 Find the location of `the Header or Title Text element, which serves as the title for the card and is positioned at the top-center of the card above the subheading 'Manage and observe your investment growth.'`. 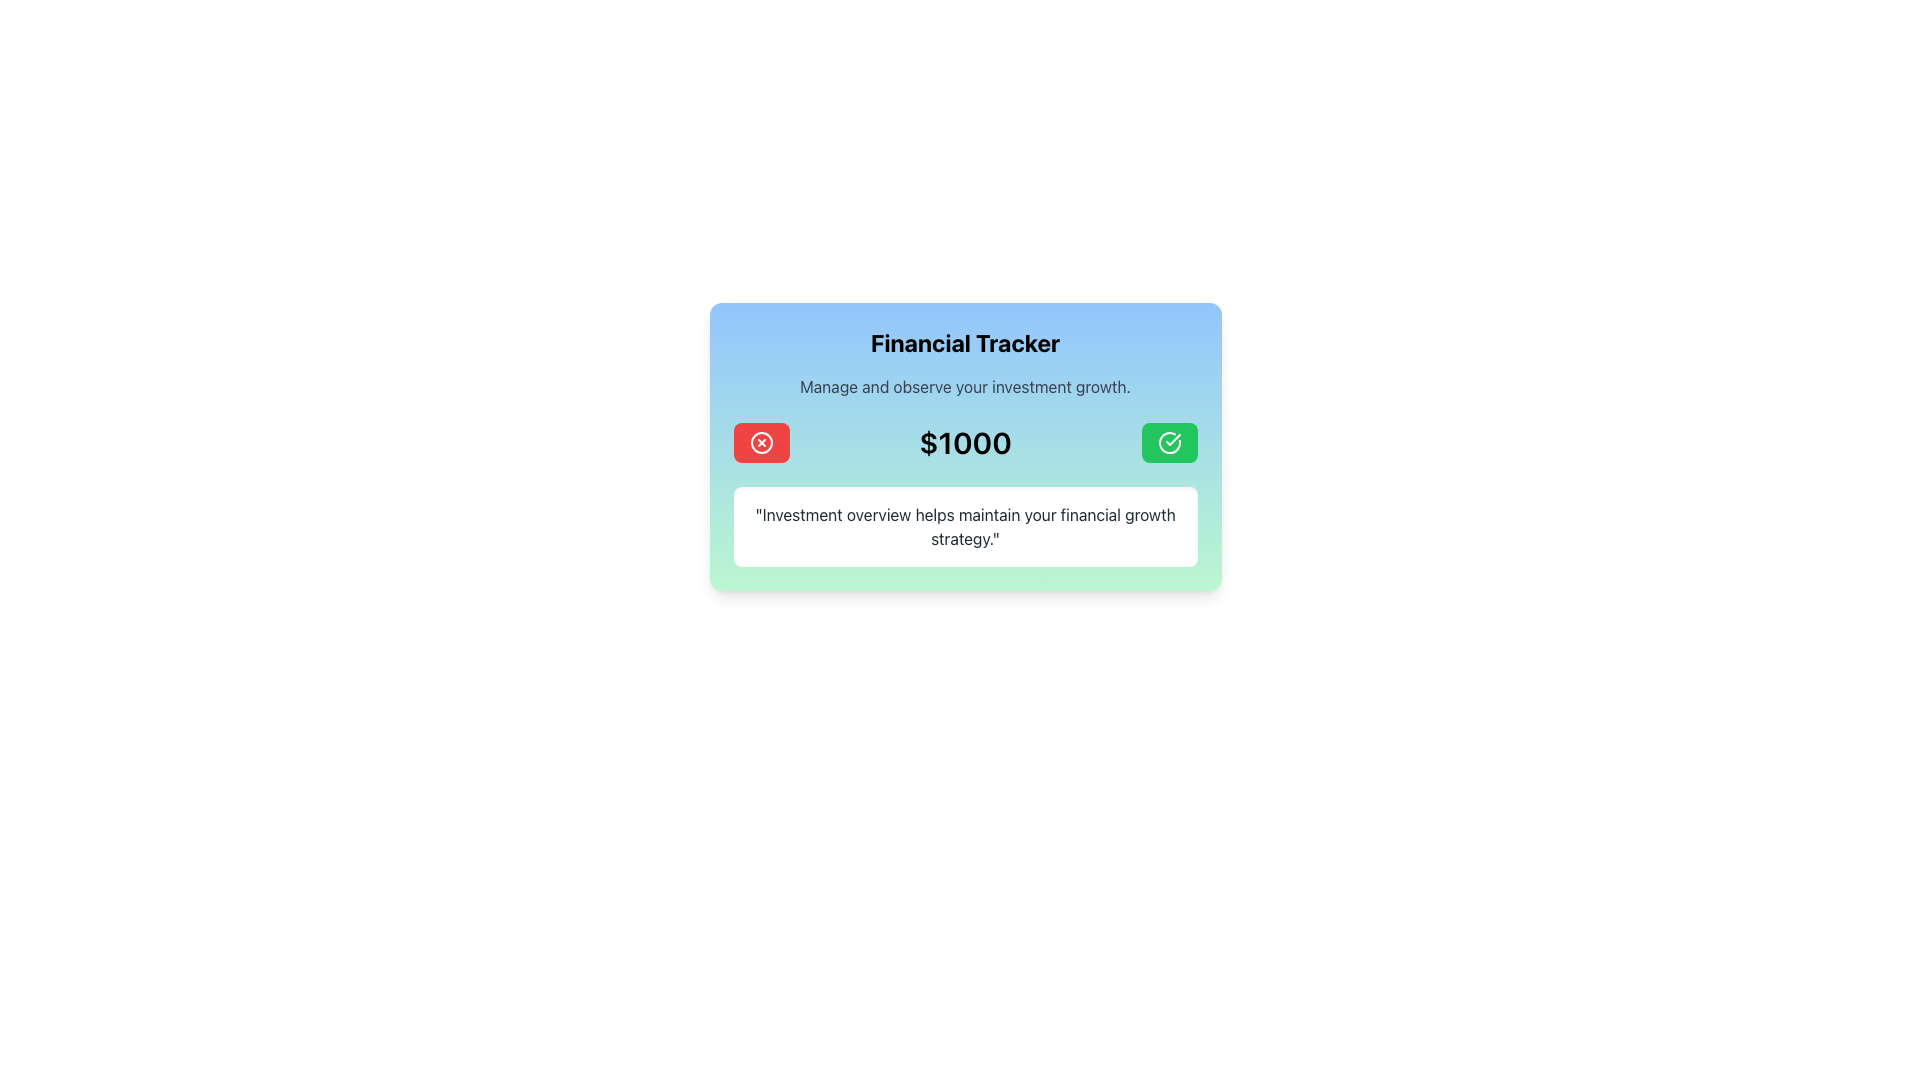

the Header or Title Text element, which serves as the title for the card and is positioned at the top-center of the card above the subheading 'Manage and observe your investment growth.' is located at coordinates (965, 342).